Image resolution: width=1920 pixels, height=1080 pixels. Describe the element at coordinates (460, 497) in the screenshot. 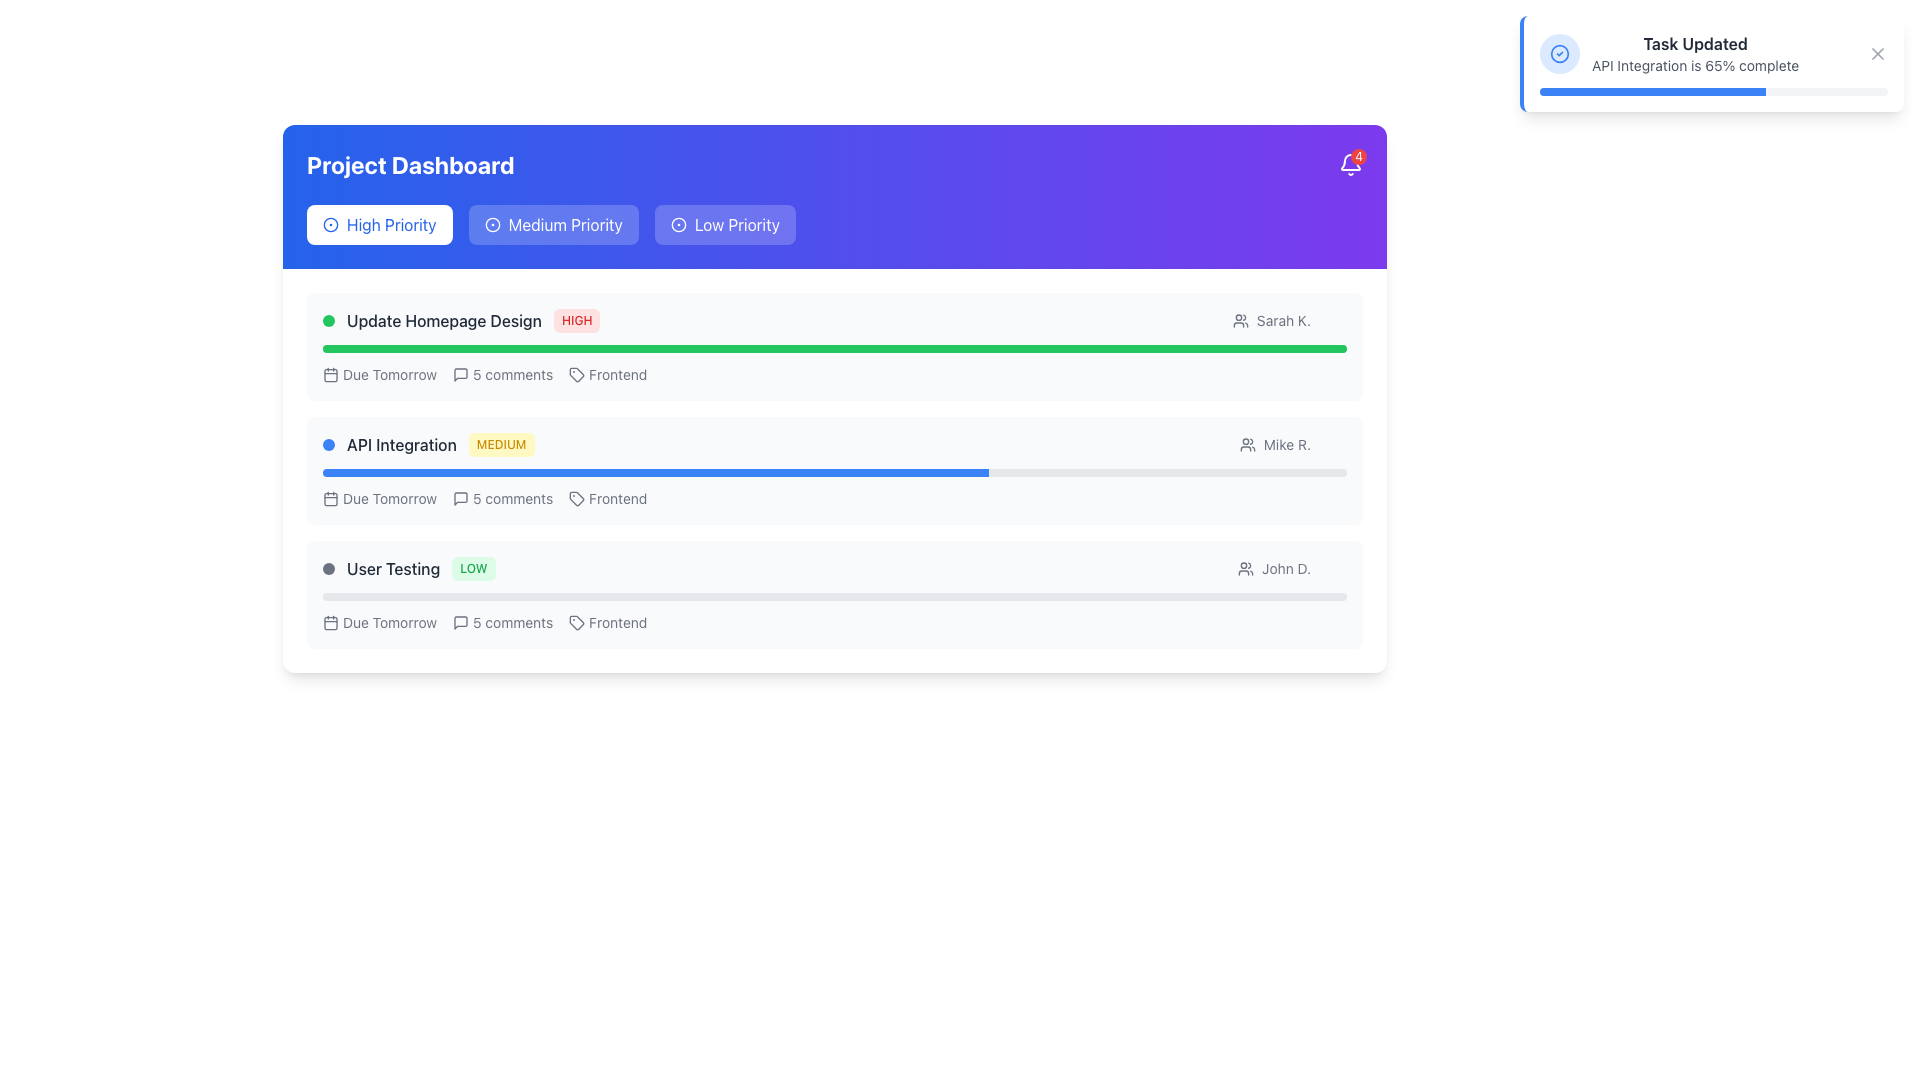

I see `the speech bubble icon, which denotes comments or messages, located in the top-right corner of the interface next to the notification badge icon` at that location.